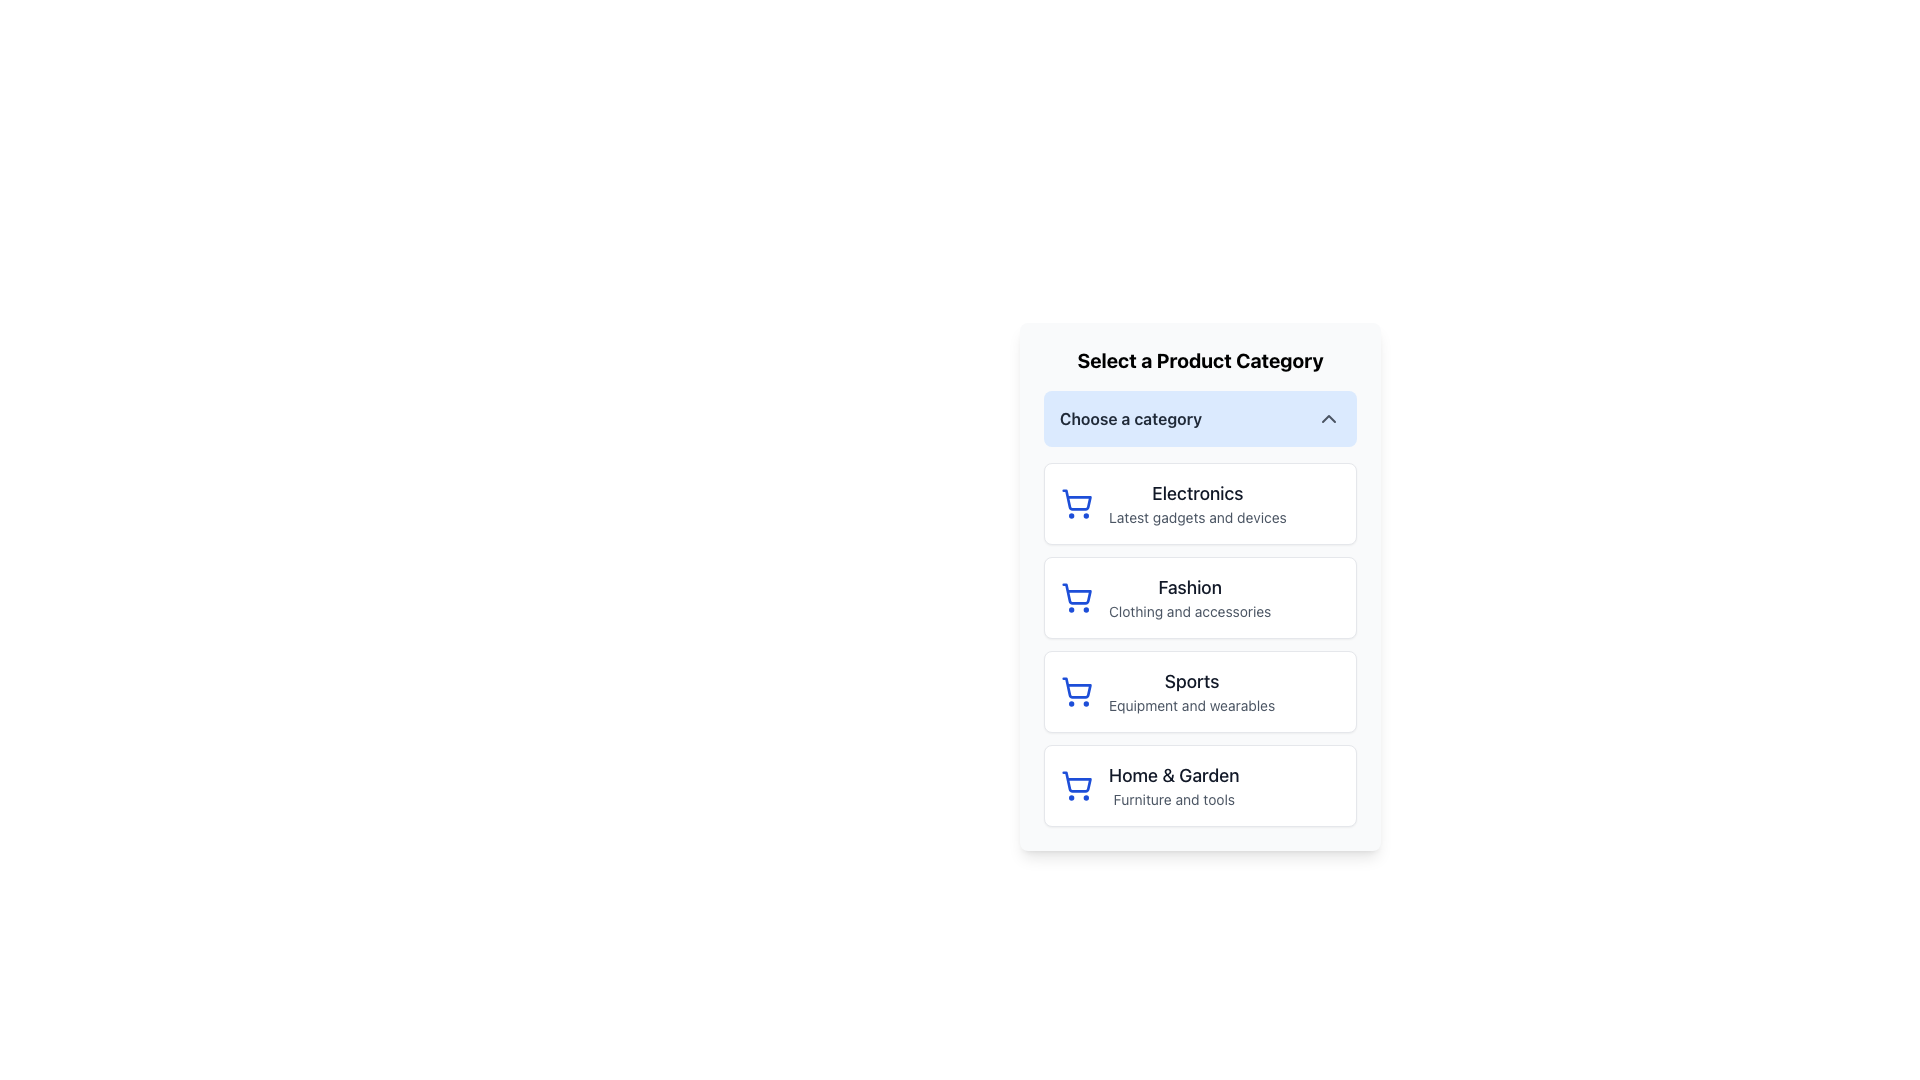 The height and width of the screenshot is (1080, 1920). What do you see at coordinates (1200, 596) in the screenshot?
I see `the 'Fashion' category button, located below the 'Electronics' category and above the 'Sports' category in the vertical list of categories` at bounding box center [1200, 596].